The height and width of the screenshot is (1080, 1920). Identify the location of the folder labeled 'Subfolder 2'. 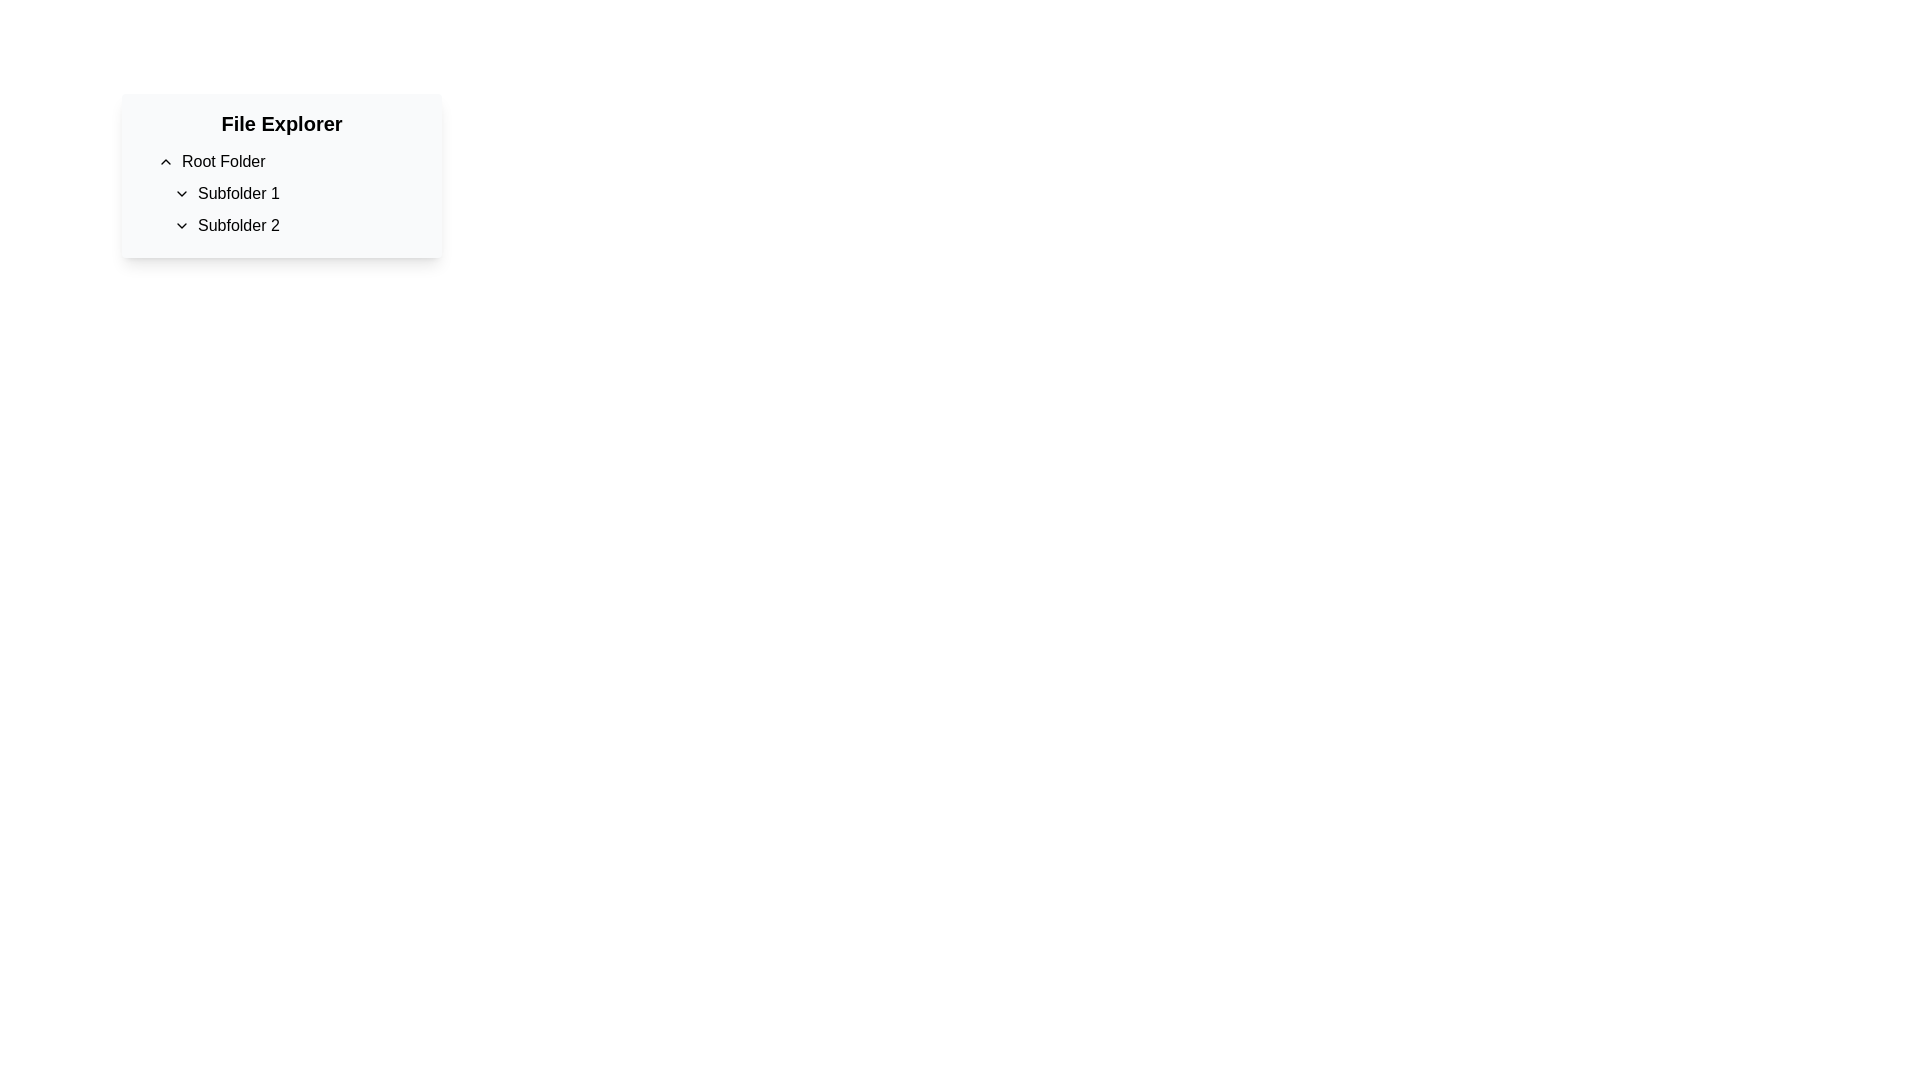
(238, 225).